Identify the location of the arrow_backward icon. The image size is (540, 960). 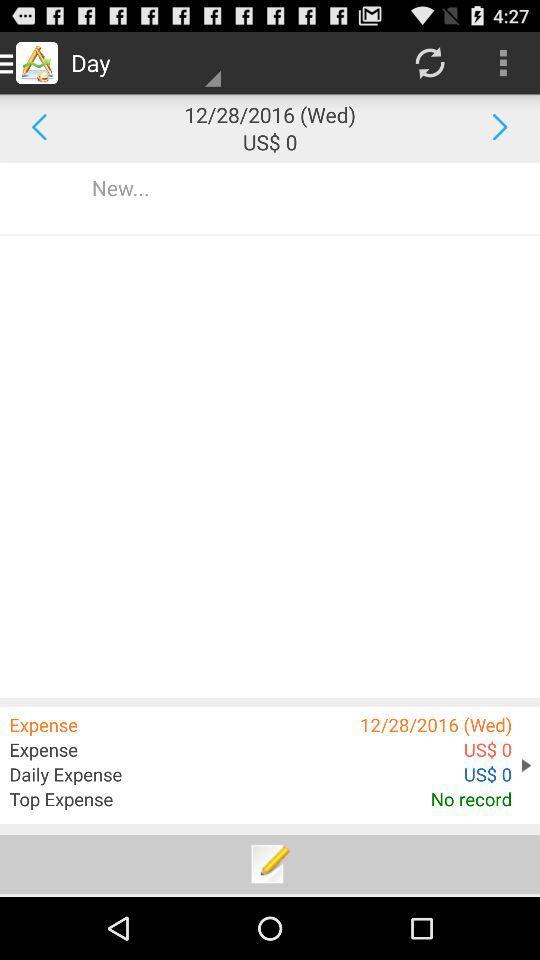
(39, 135).